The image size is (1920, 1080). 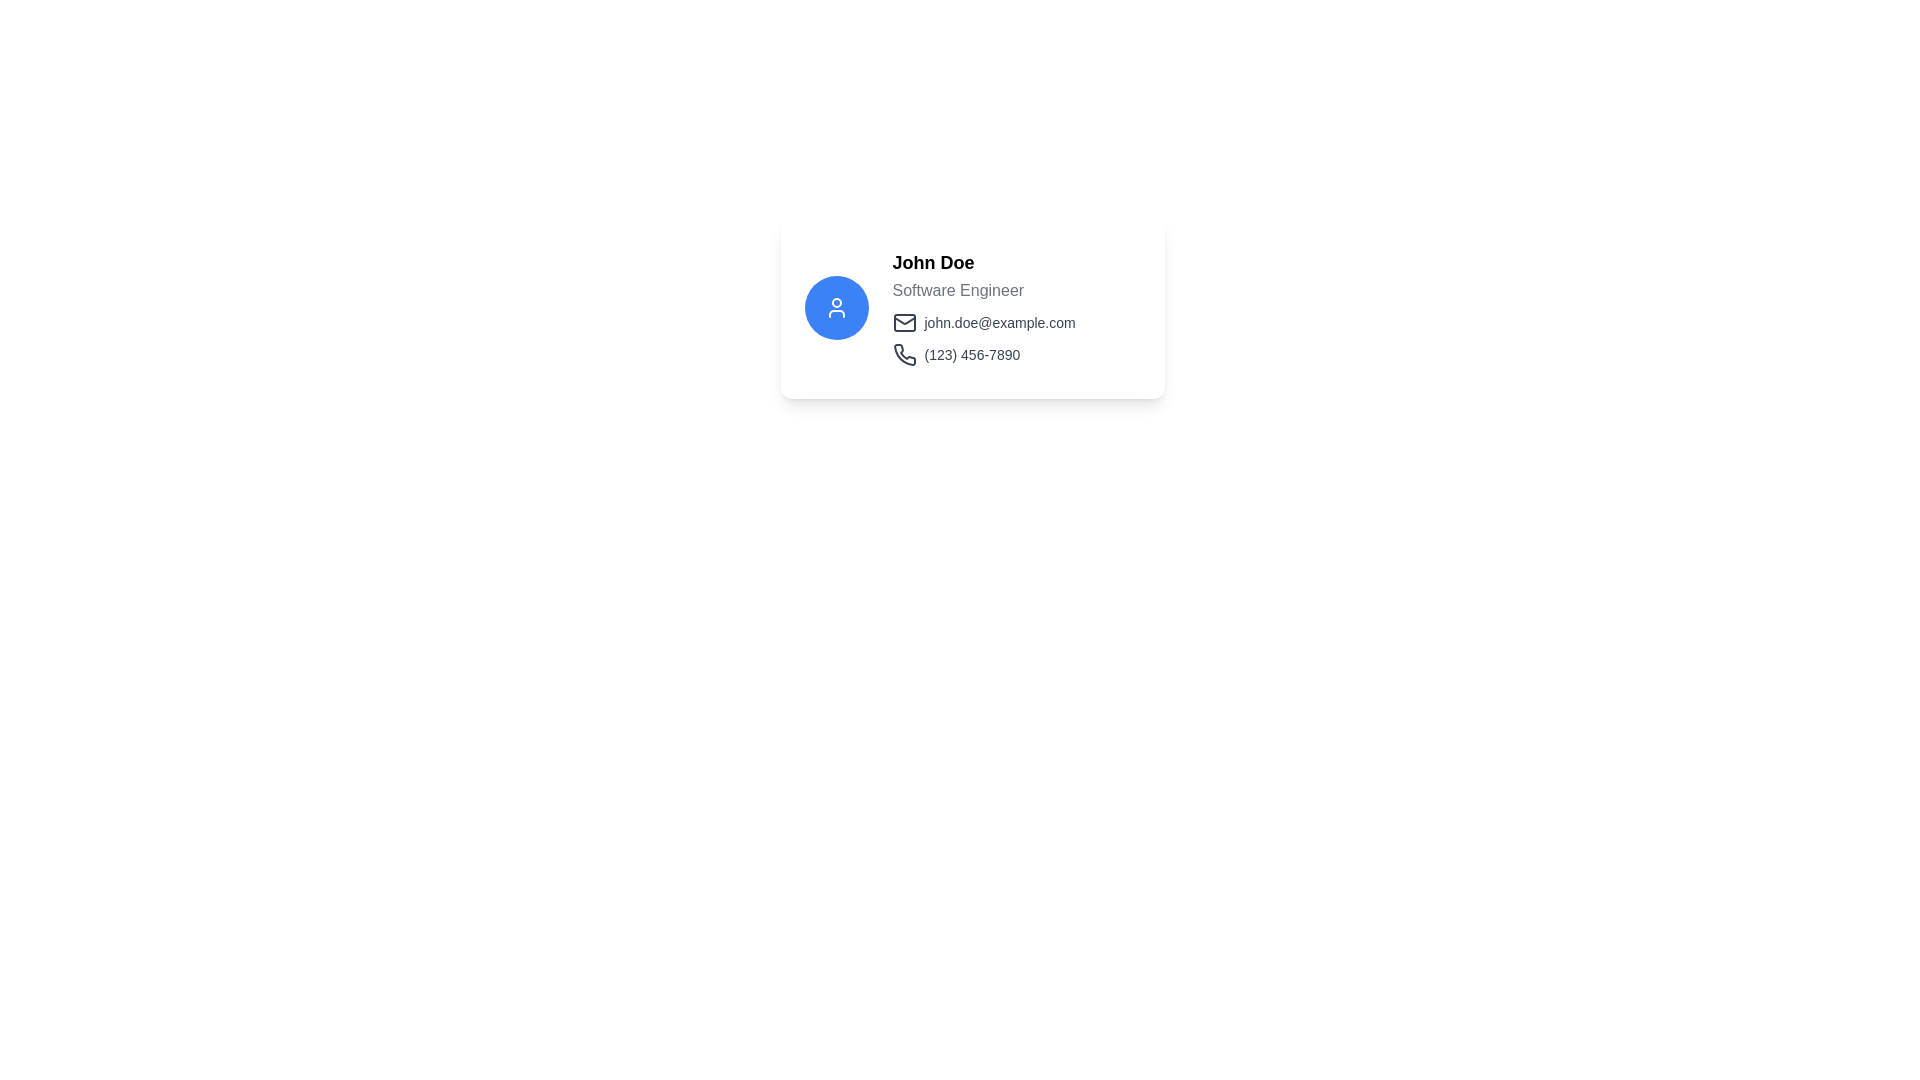 What do you see at coordinates (903, 322) in the screenshot?
I see `the envelope icon, which is a rectangular icon with rounded corners, located within the contact details section, adjacent to the email address 'john.doe@example.com'` at bounding box center [903, 322].